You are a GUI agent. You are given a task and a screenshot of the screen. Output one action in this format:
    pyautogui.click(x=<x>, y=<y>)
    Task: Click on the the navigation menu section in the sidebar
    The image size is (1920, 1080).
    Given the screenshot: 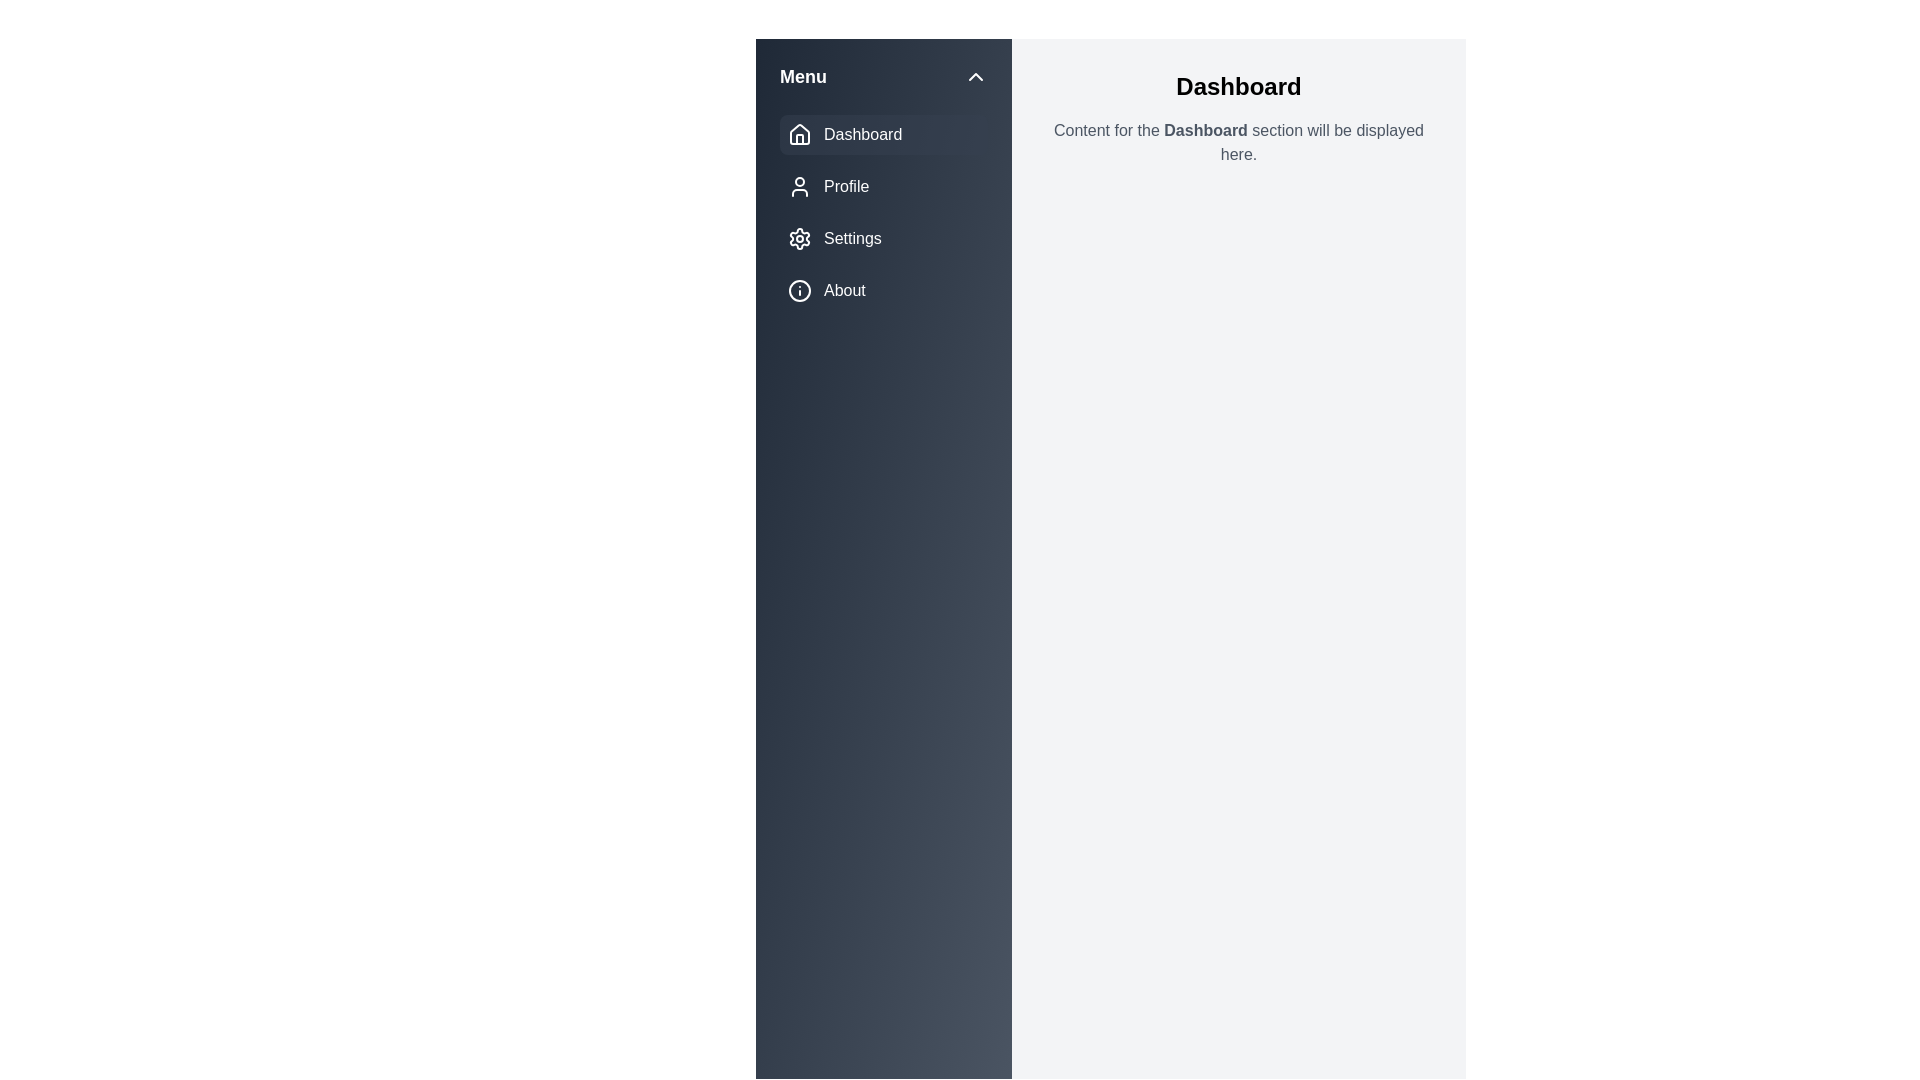 What is the action you would take?
    pyautogui.click(x=882, y=212)
    